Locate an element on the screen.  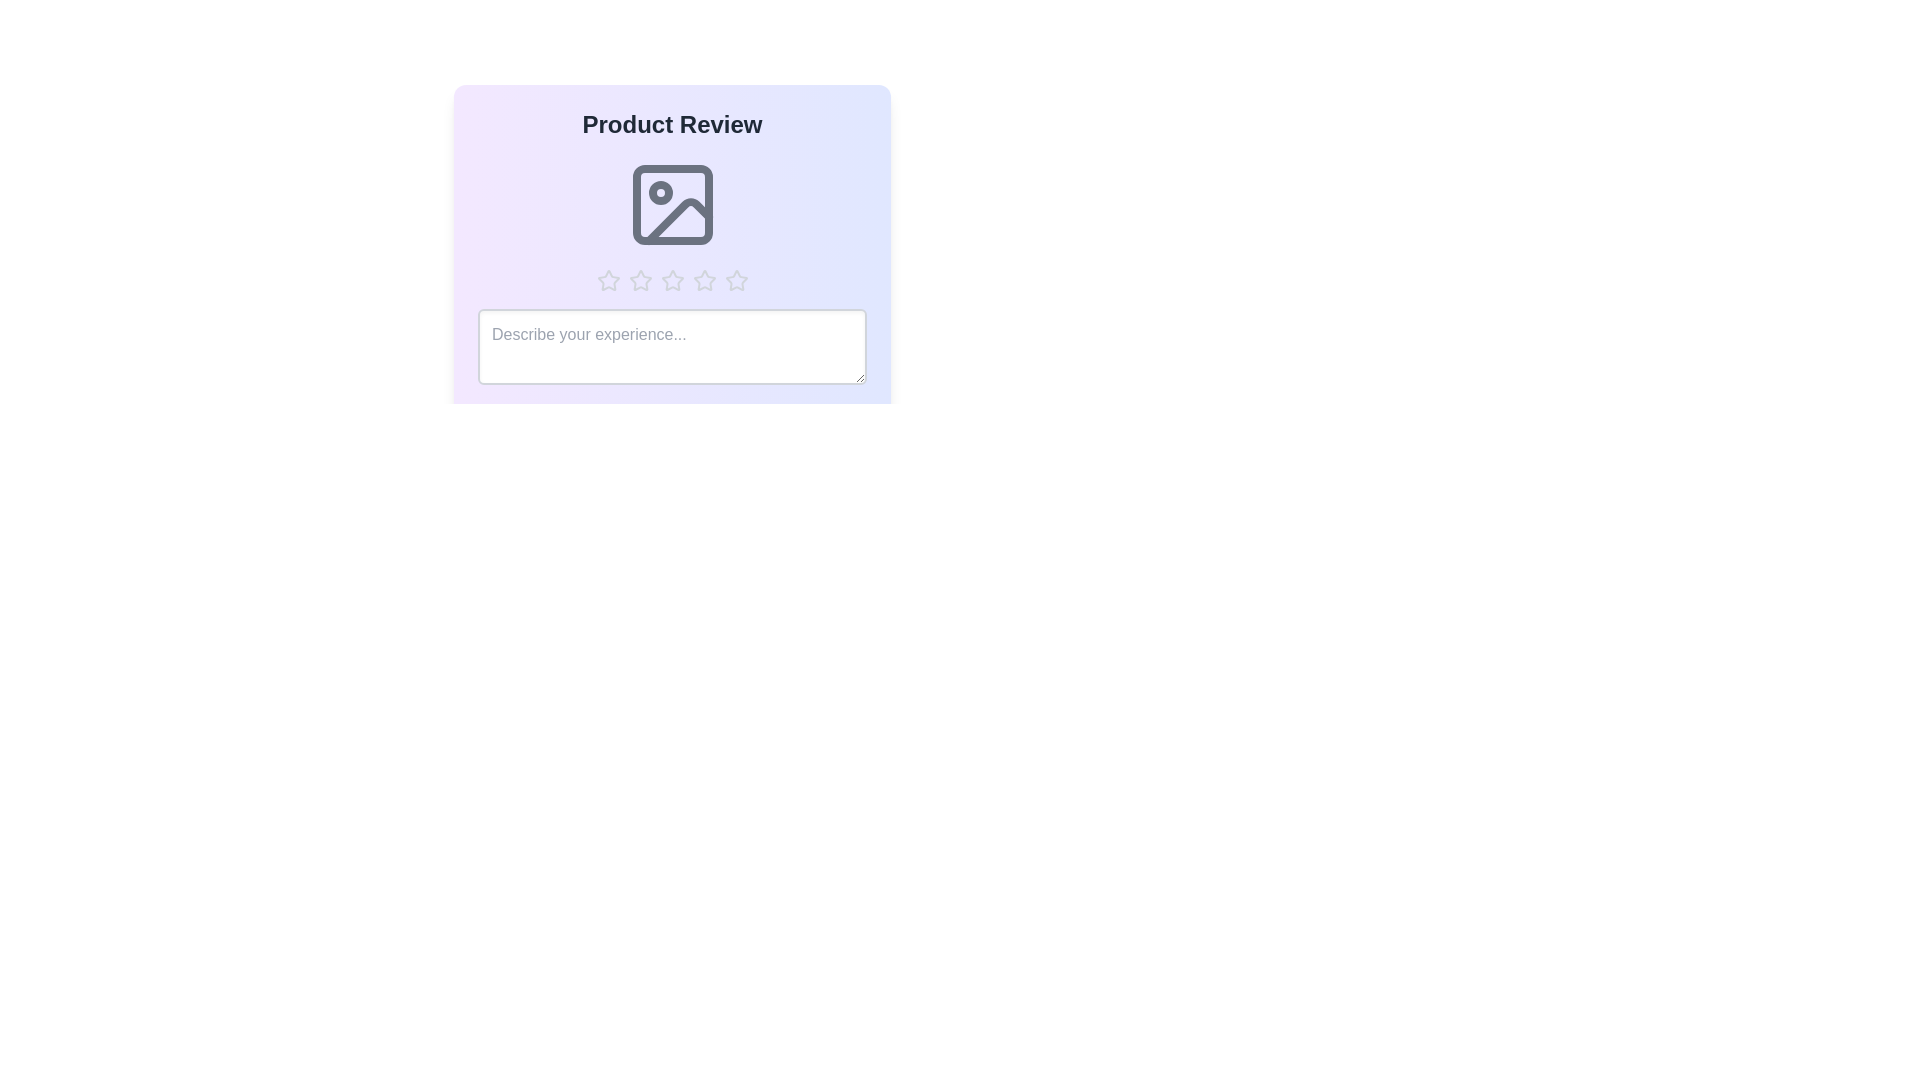
the star corresponding to 1 stars to preview the rating is located at coordinates (607, 281).